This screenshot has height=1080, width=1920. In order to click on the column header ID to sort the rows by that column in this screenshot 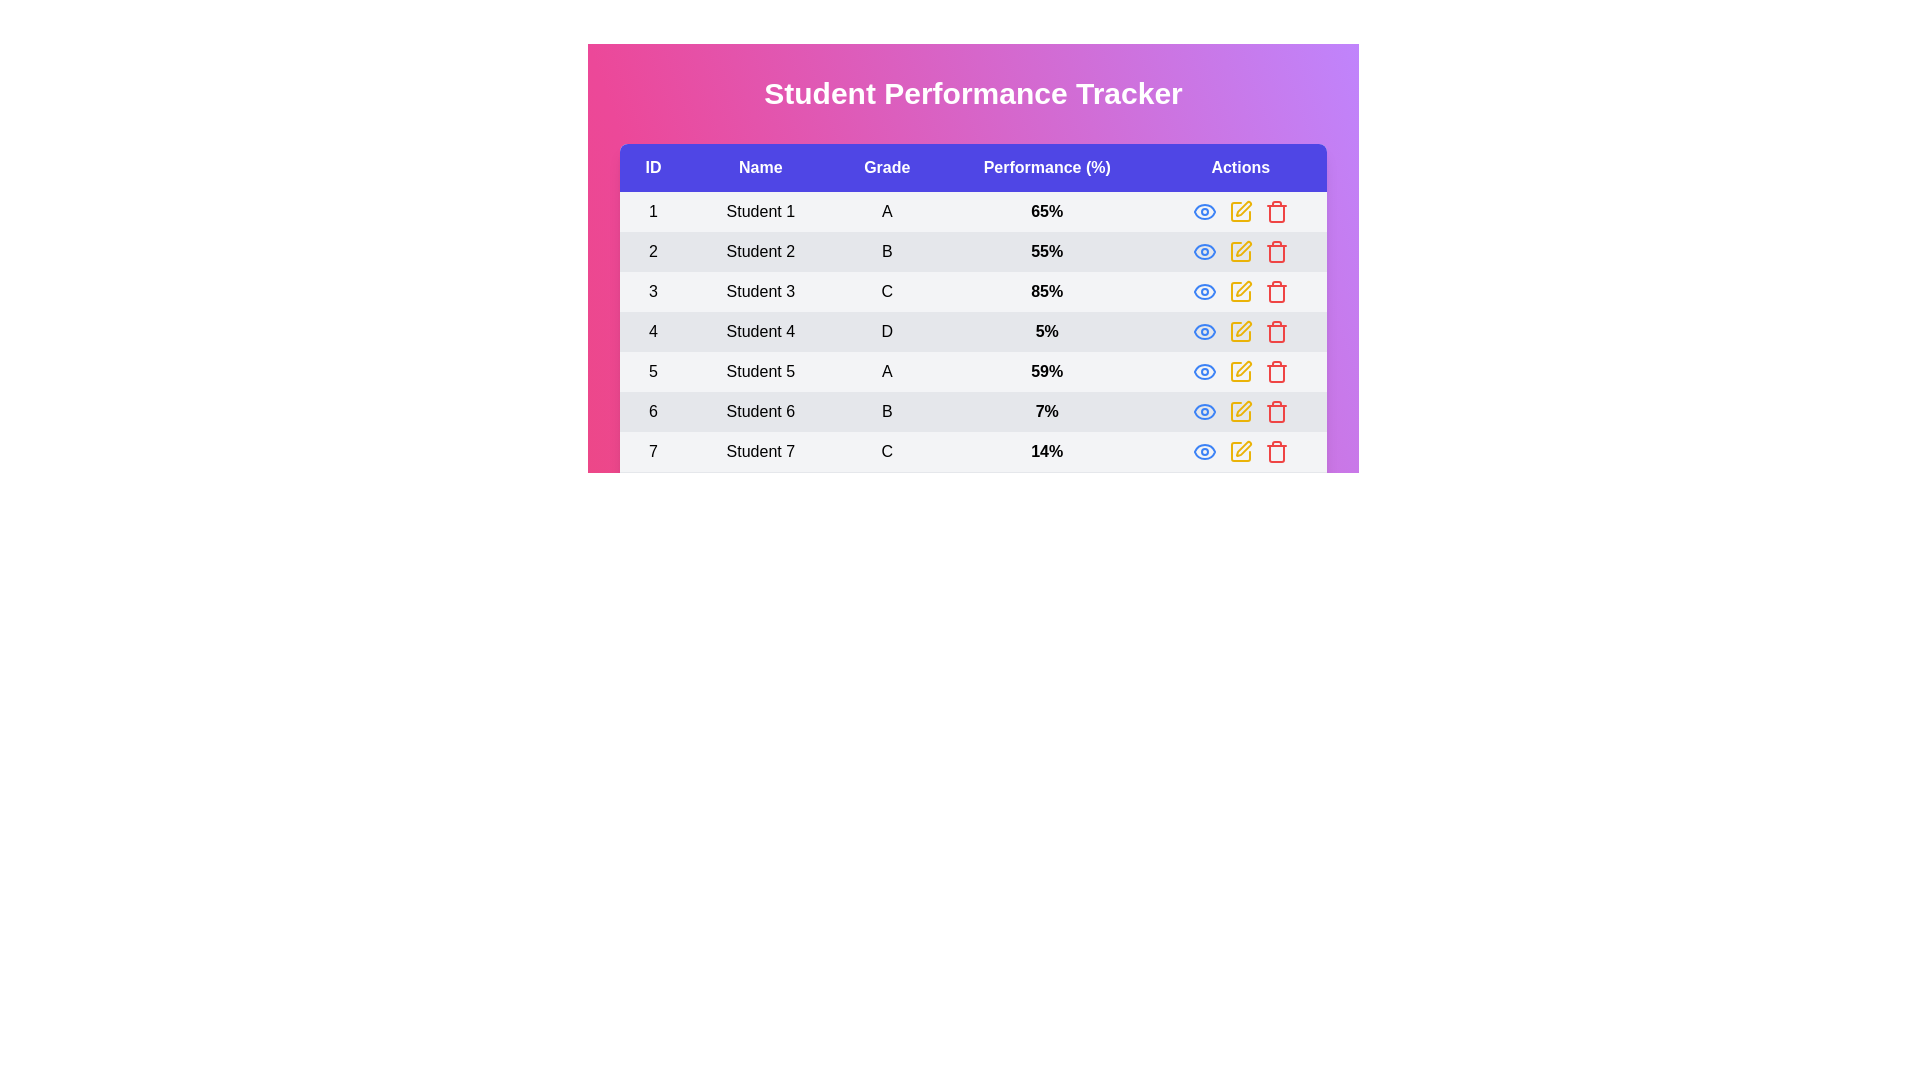, I will do `click(653, 167)`.